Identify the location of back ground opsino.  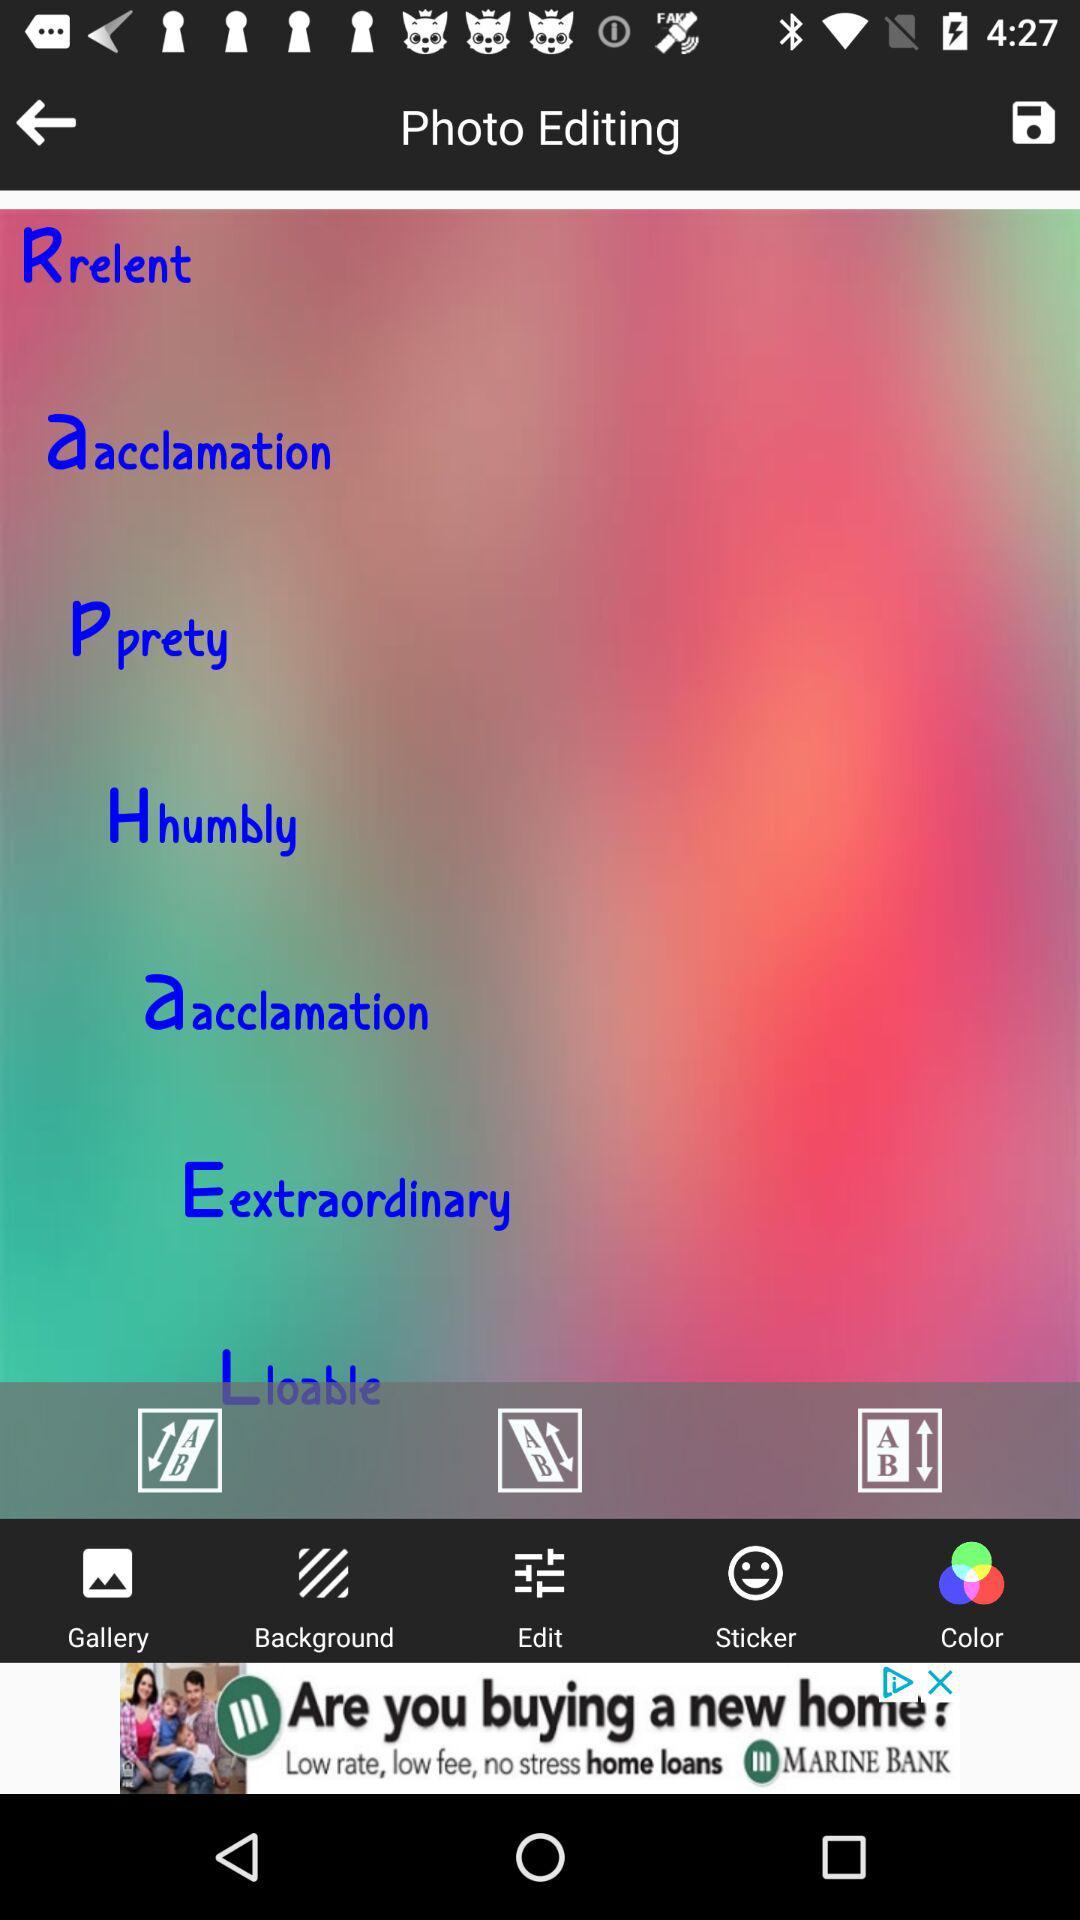
(322, 1572).